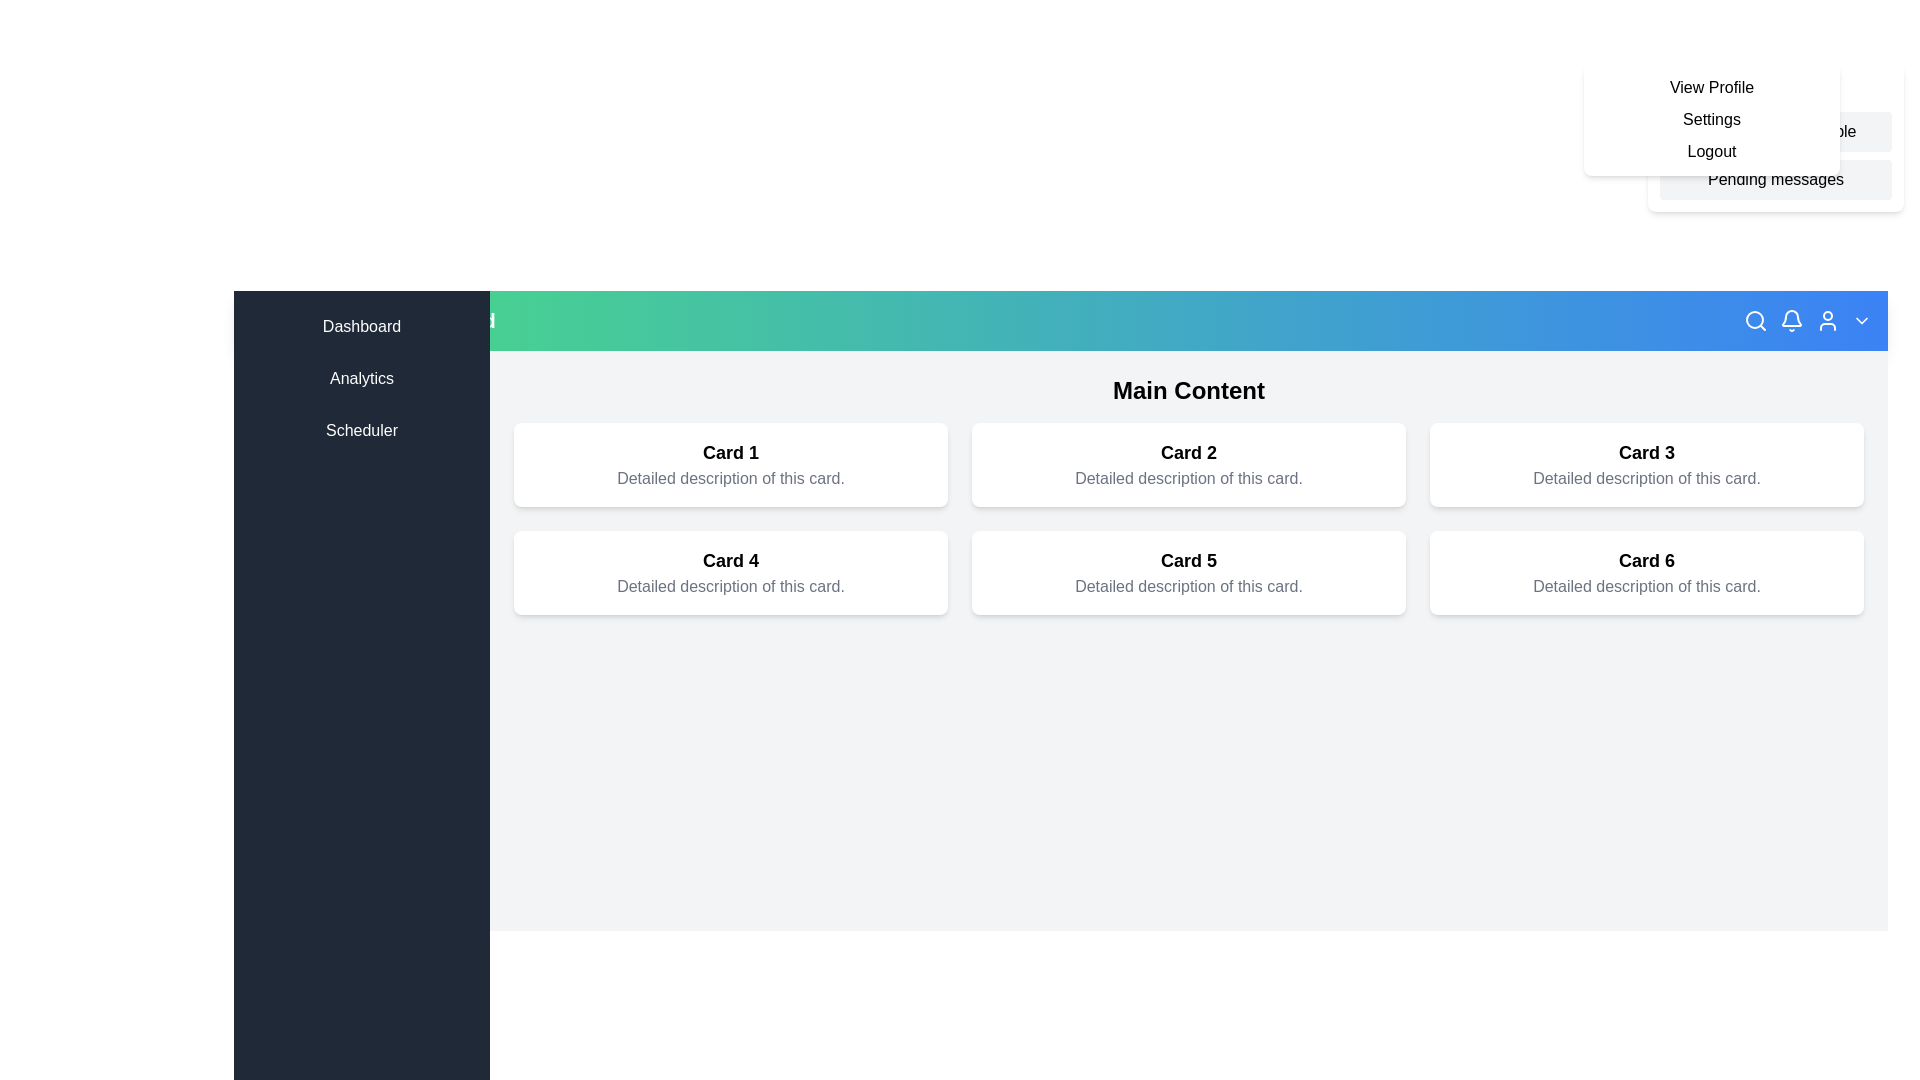  I want to click on the bold text label reading 'Card 6', which is the title within the sixth card of a 3x2 grid layout, so click(1646, 560).